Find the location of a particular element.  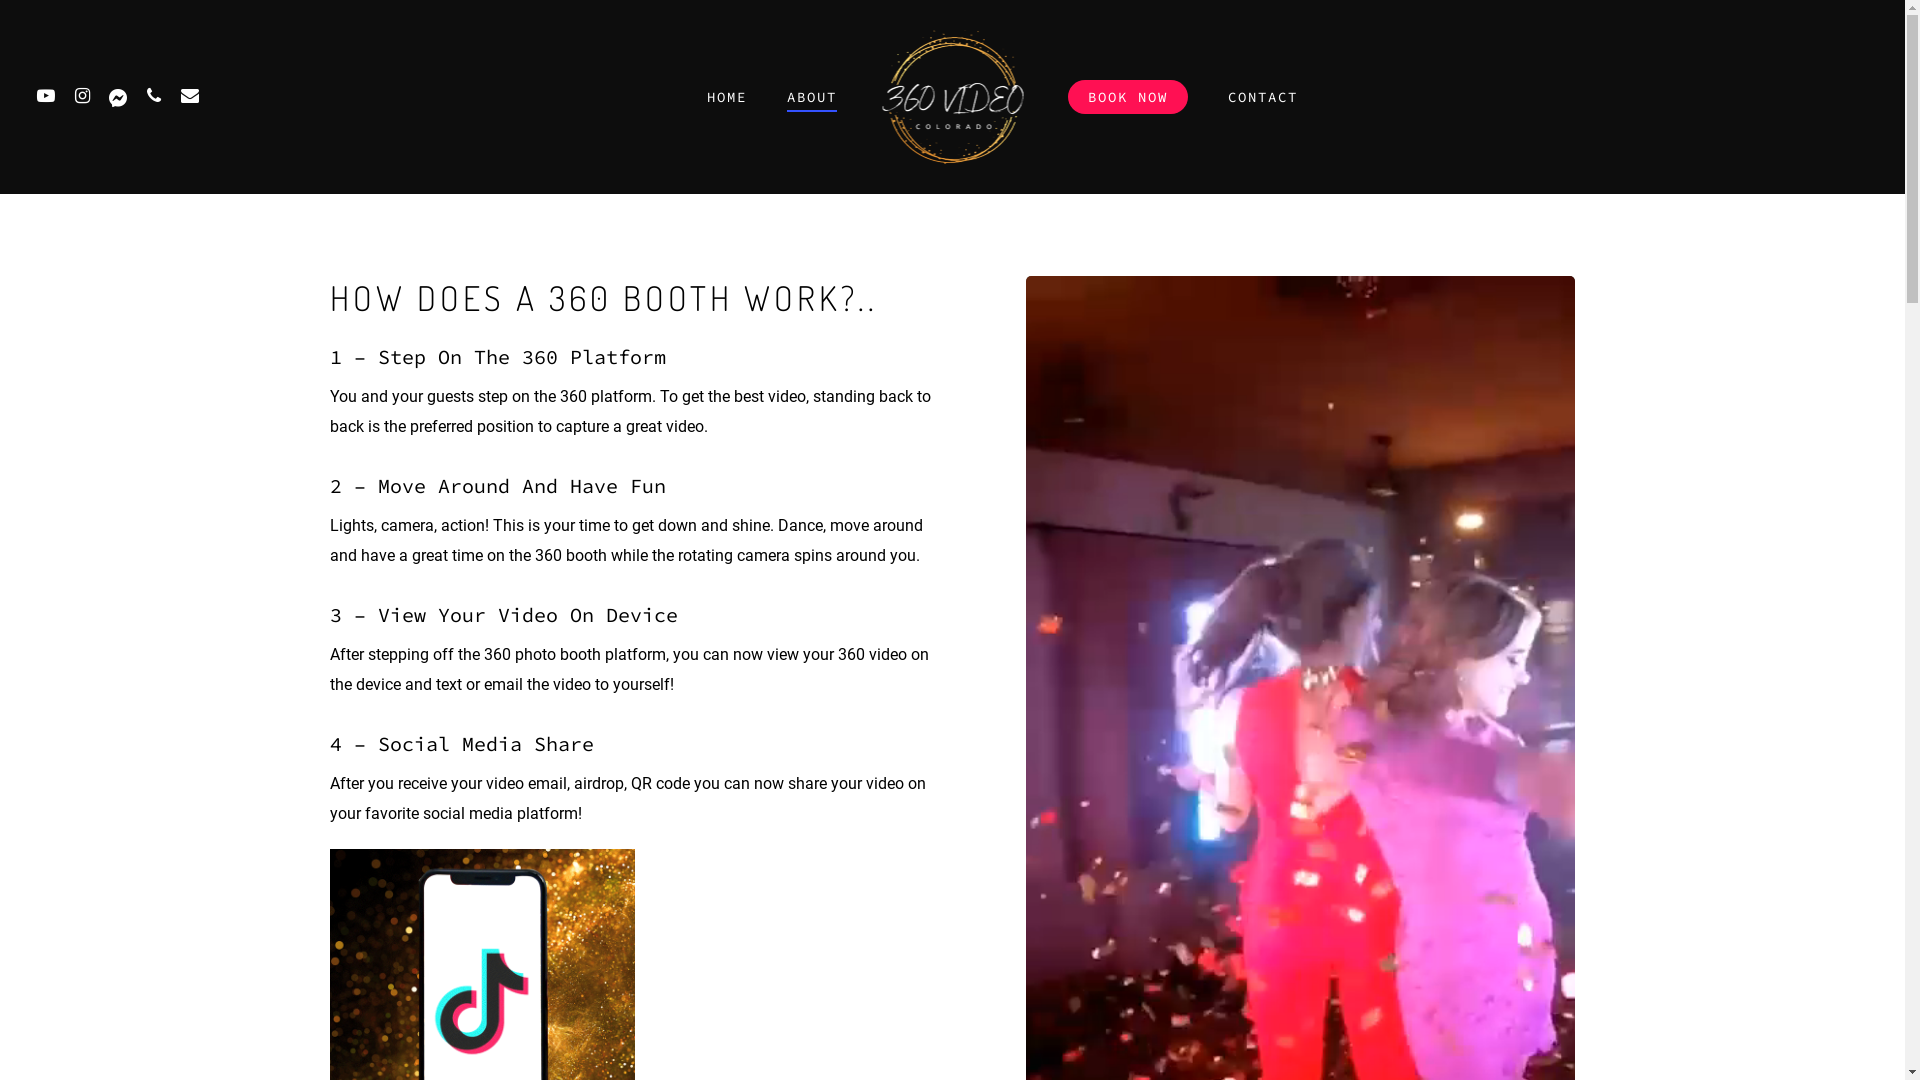

'ABOUT' is located at coordinates (811, 96).